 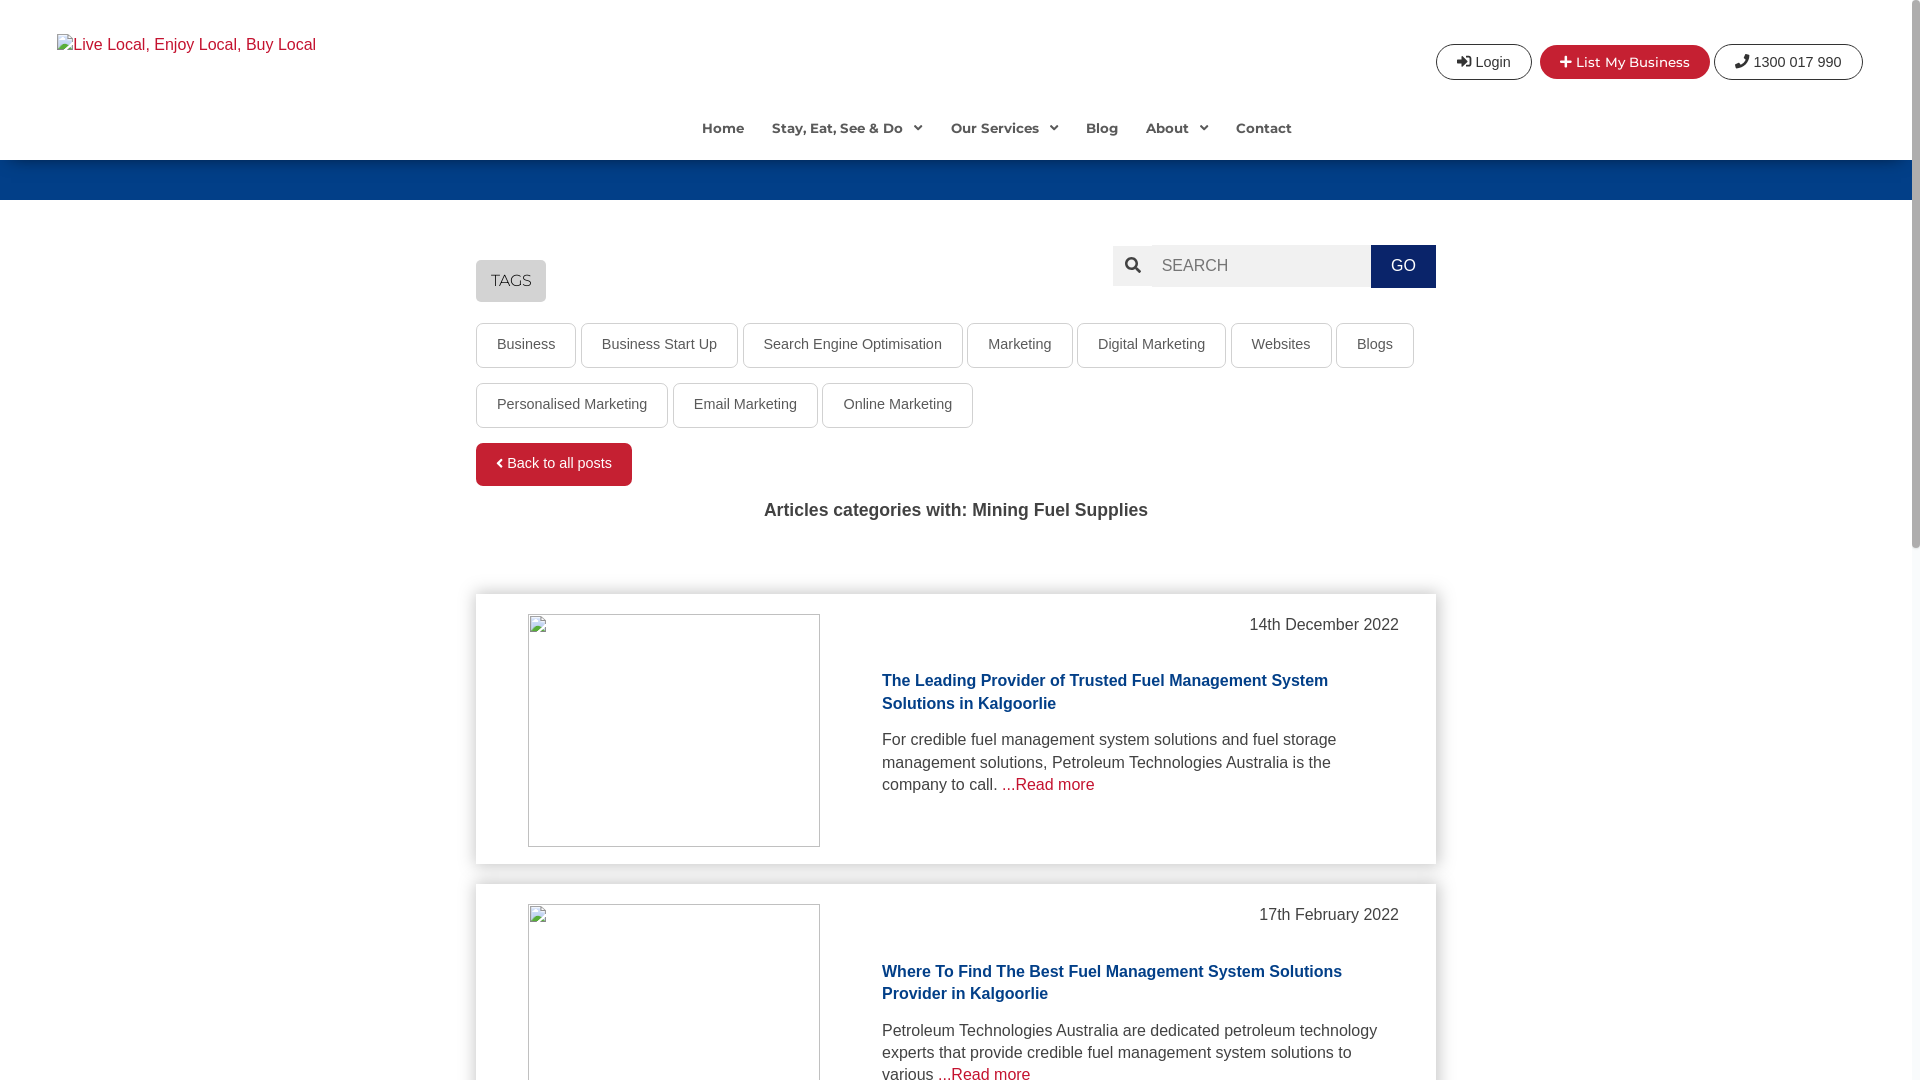 What do you see at coordinates (741, 344) in the screenshot?
I see `'Search Engine Optimisation'` at bounding box center [741, 344].